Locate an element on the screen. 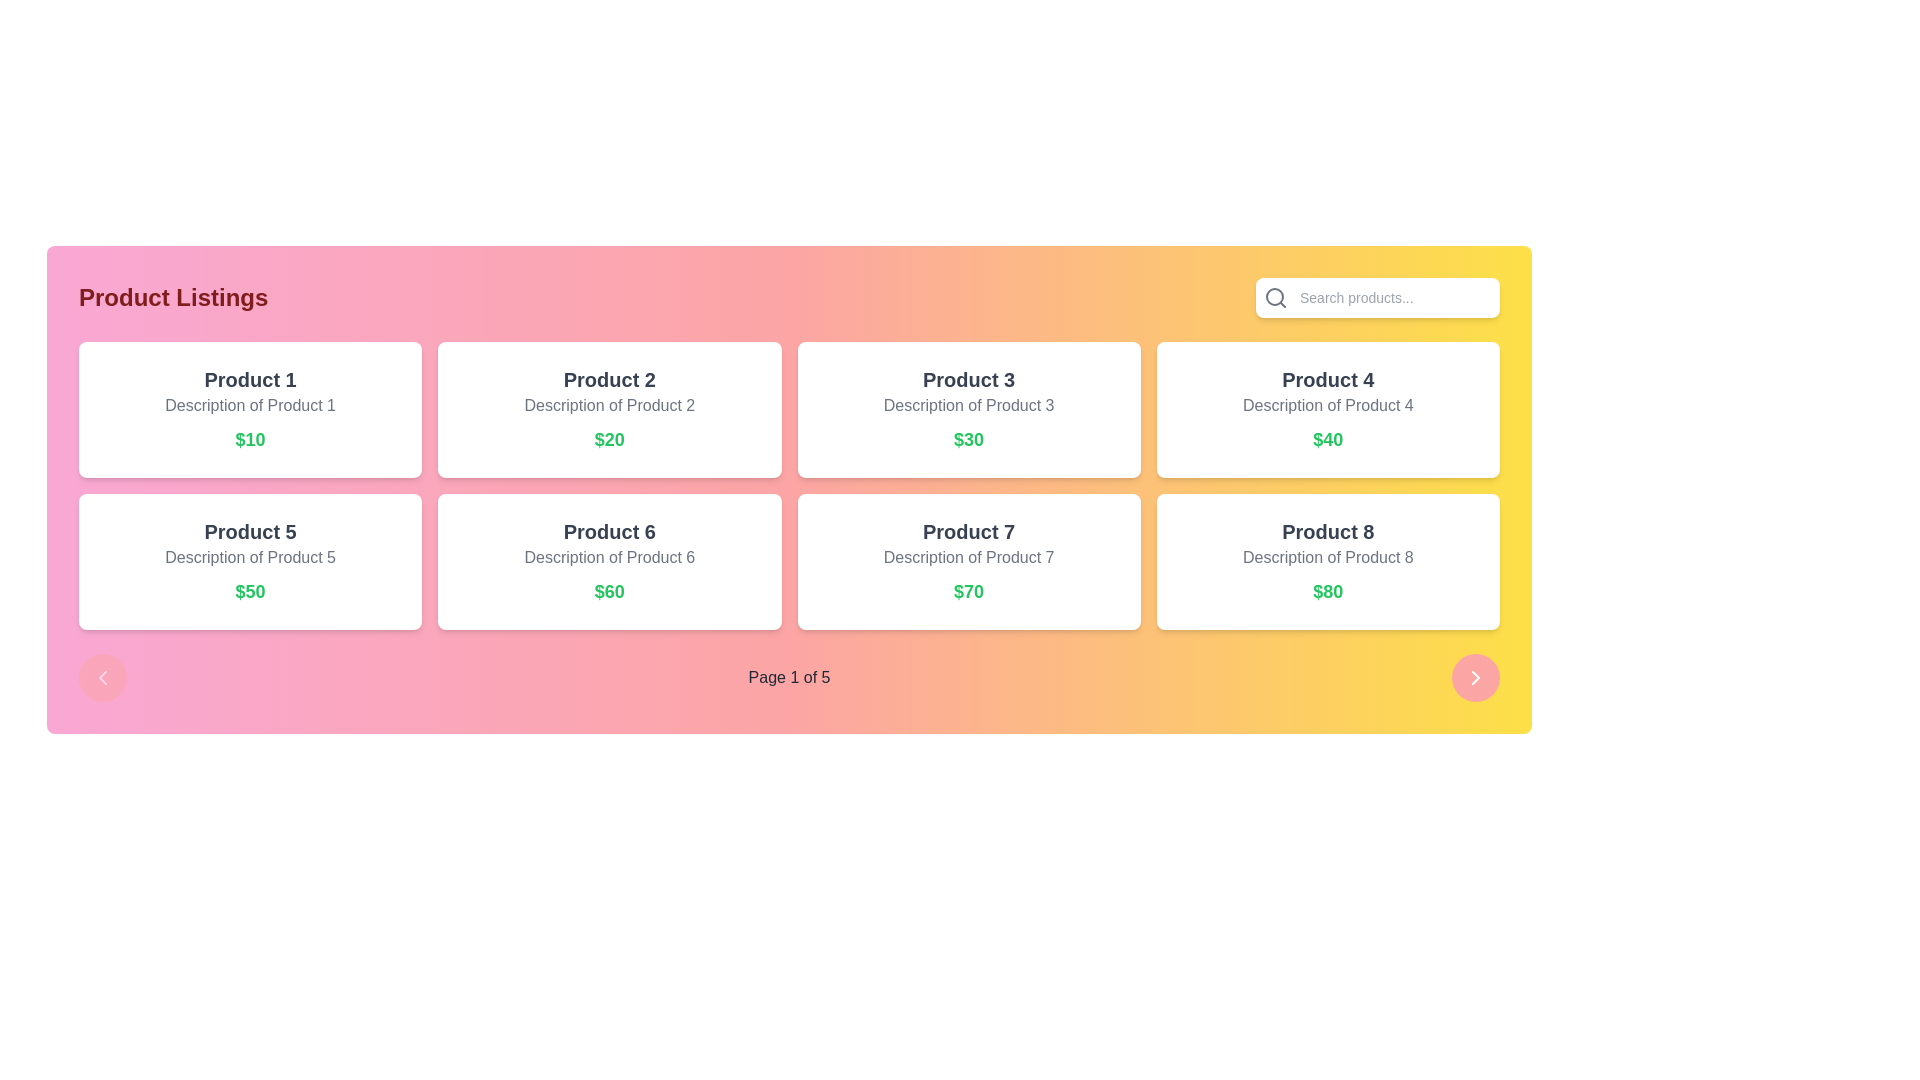 This screenshot has width=1920, height=1080. the left circular button with a red background that serves as a navigation control for moving to the previous item or page is located at coordinates (101, 677).